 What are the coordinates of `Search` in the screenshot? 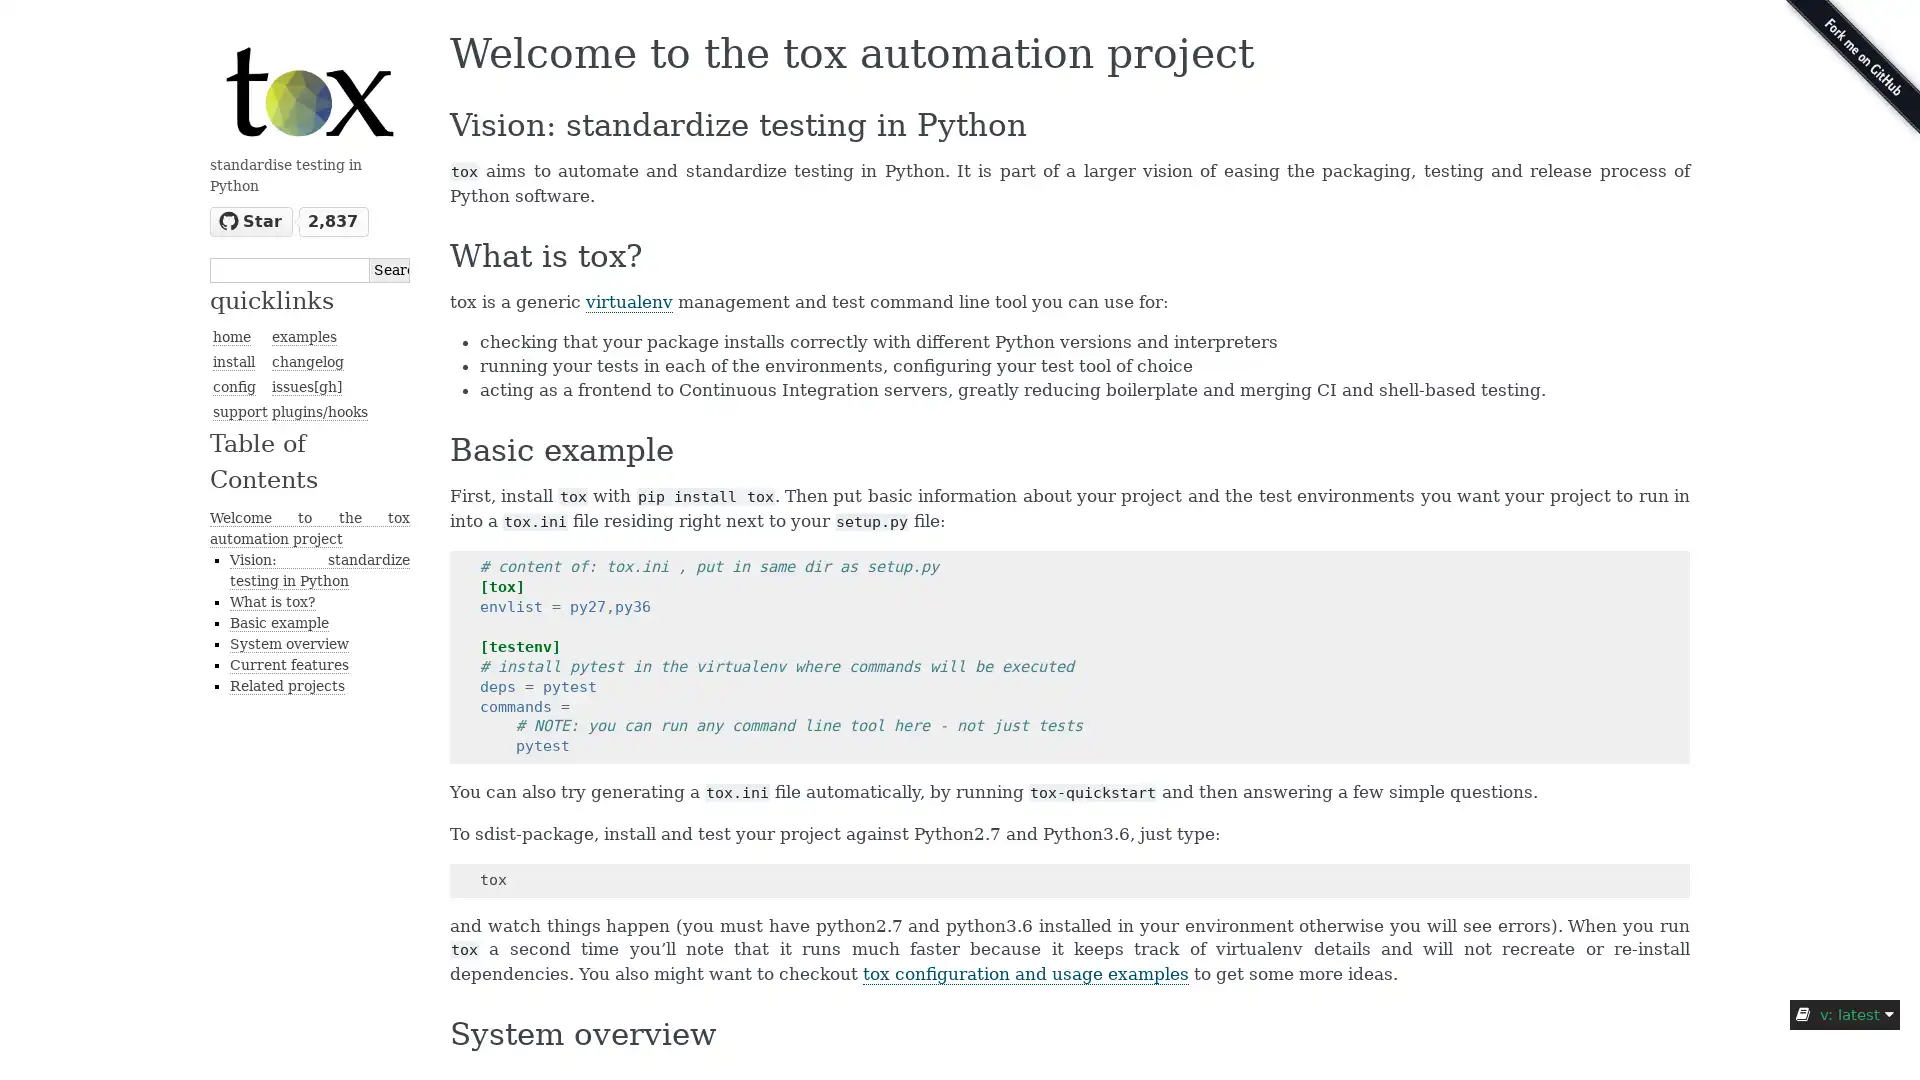 It's located at (389, 268).